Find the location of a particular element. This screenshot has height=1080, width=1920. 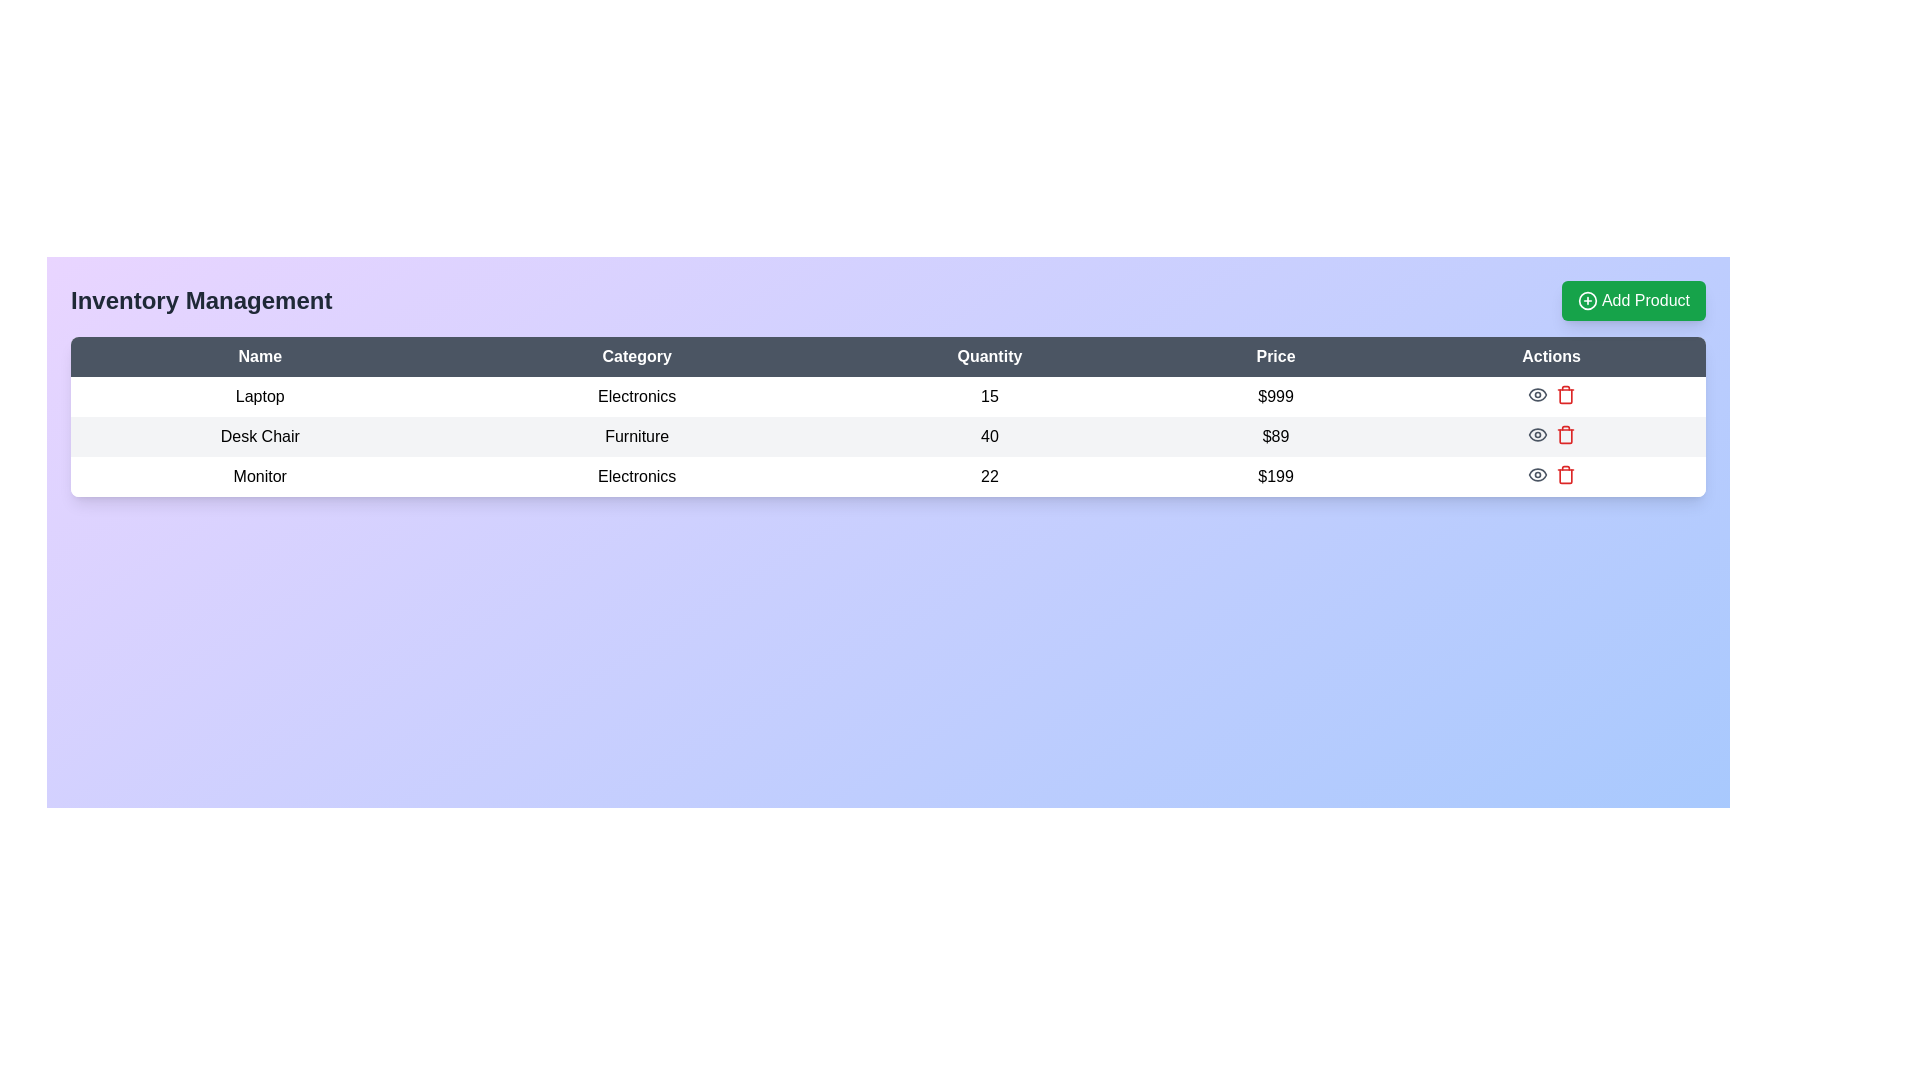

the eye icon in the Actions column of the inventory management table is located at coordinates (1550, 394).